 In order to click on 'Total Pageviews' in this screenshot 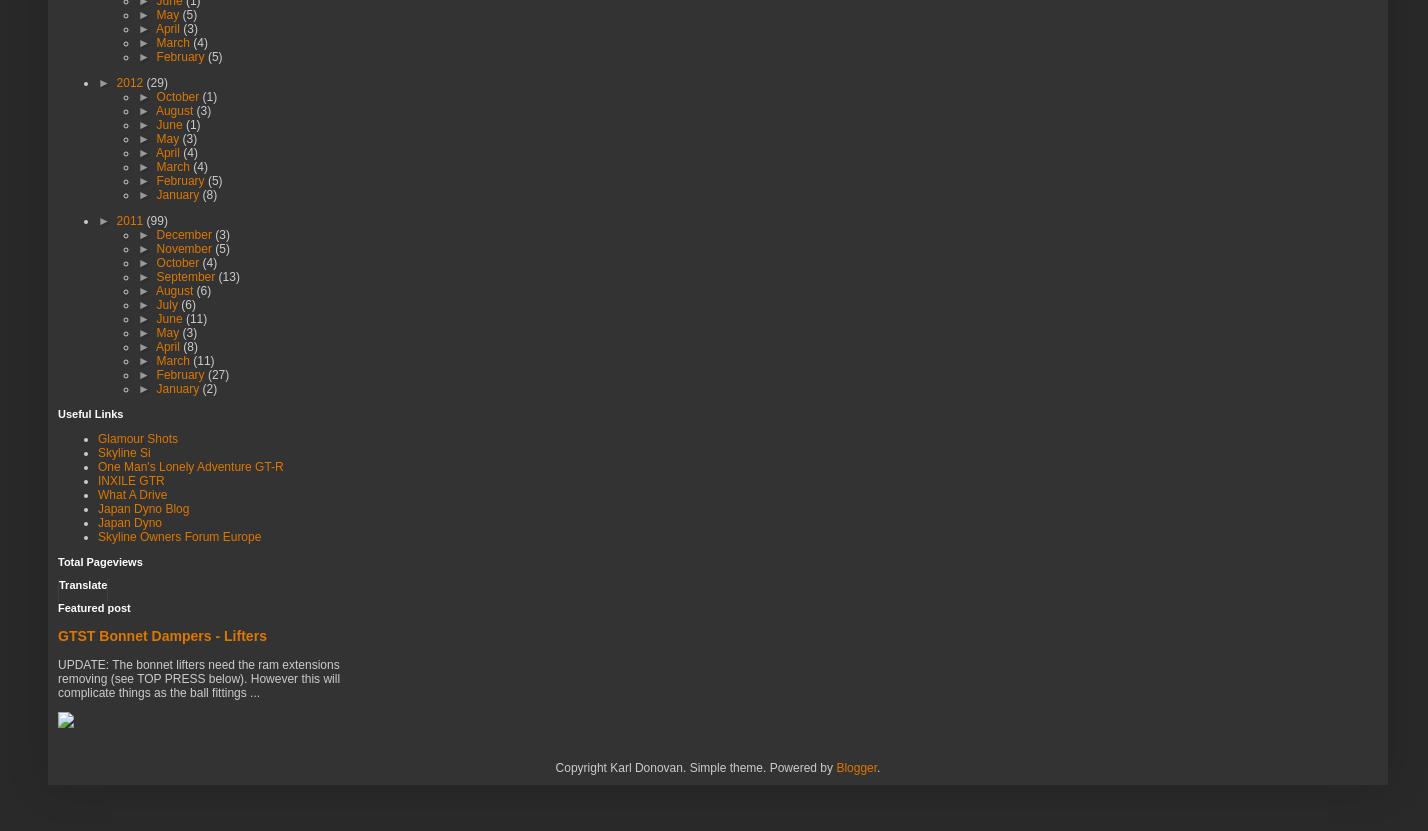, I will do `click(99, 561)`.